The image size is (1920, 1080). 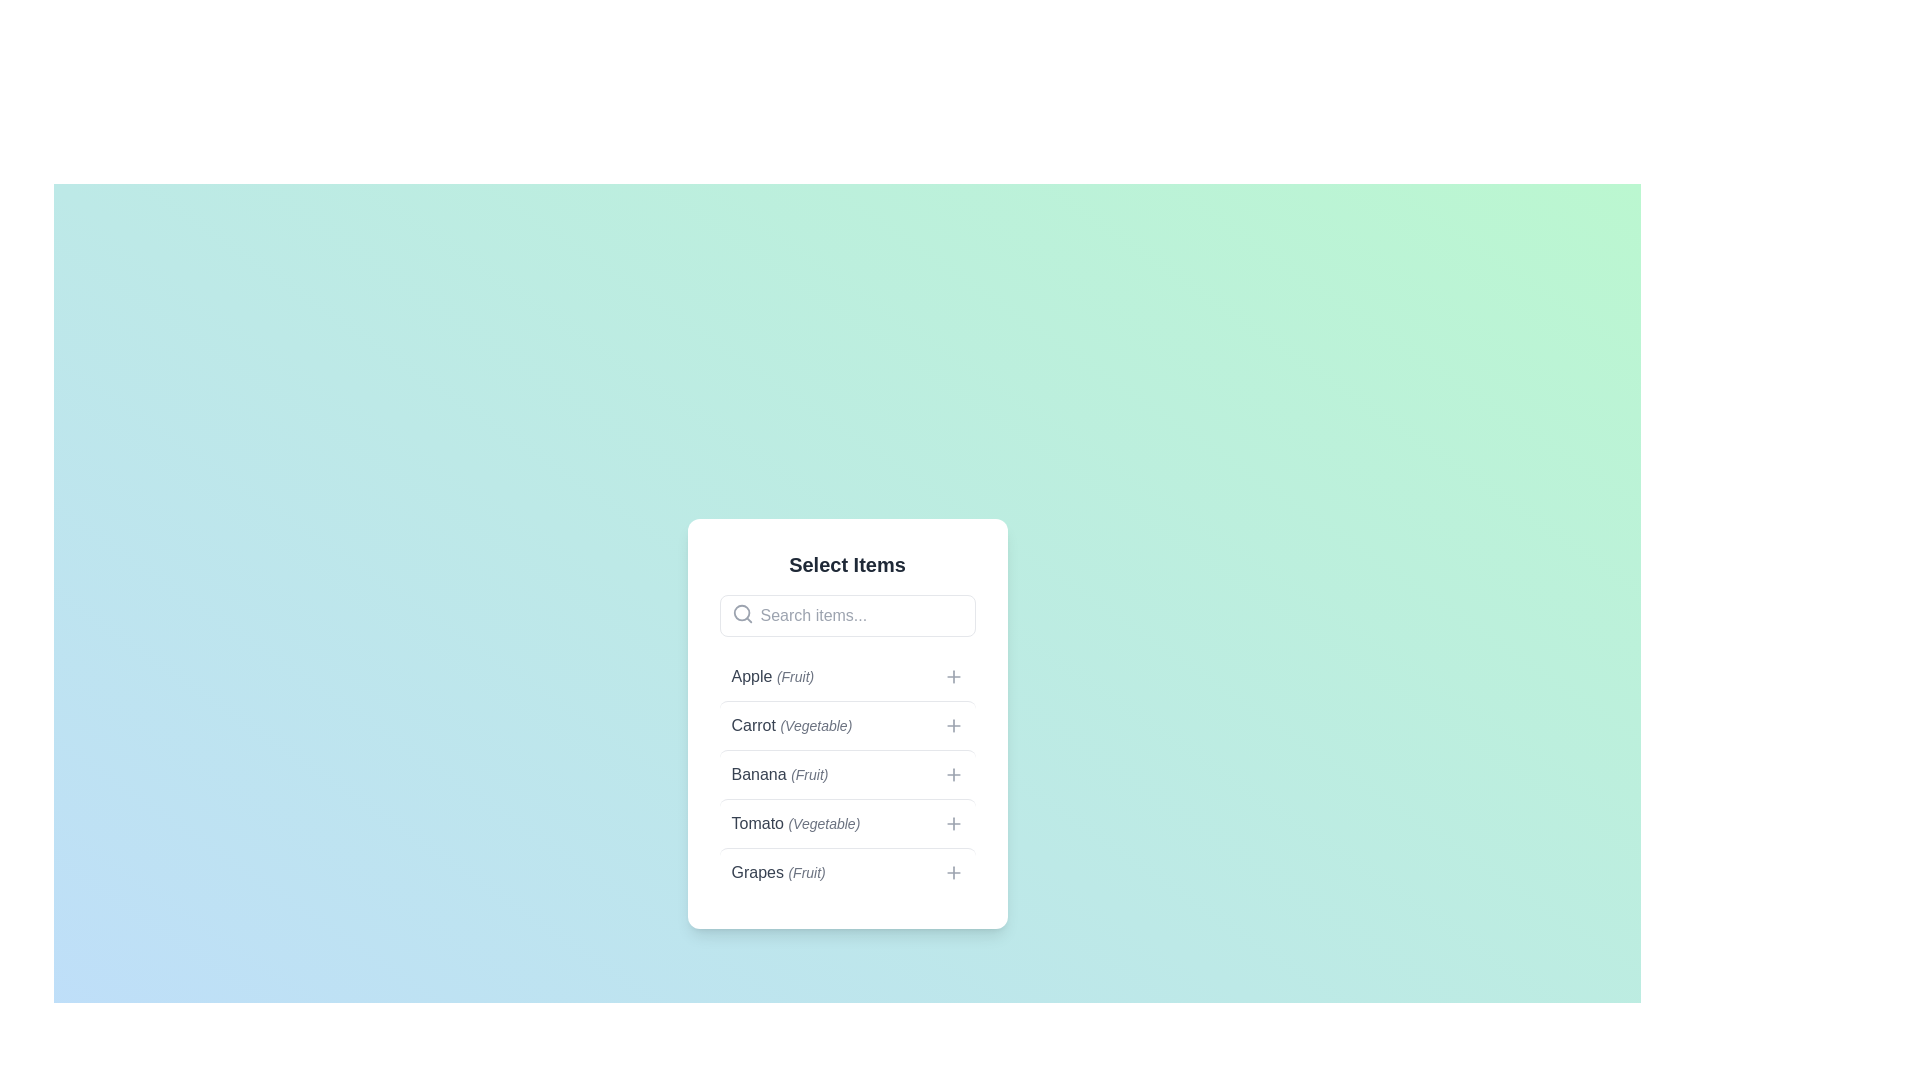 What do you see at coordinates (741, 612) in the screenshot?
I see `the magnifying glass icon` at bounding box center [741, 612].